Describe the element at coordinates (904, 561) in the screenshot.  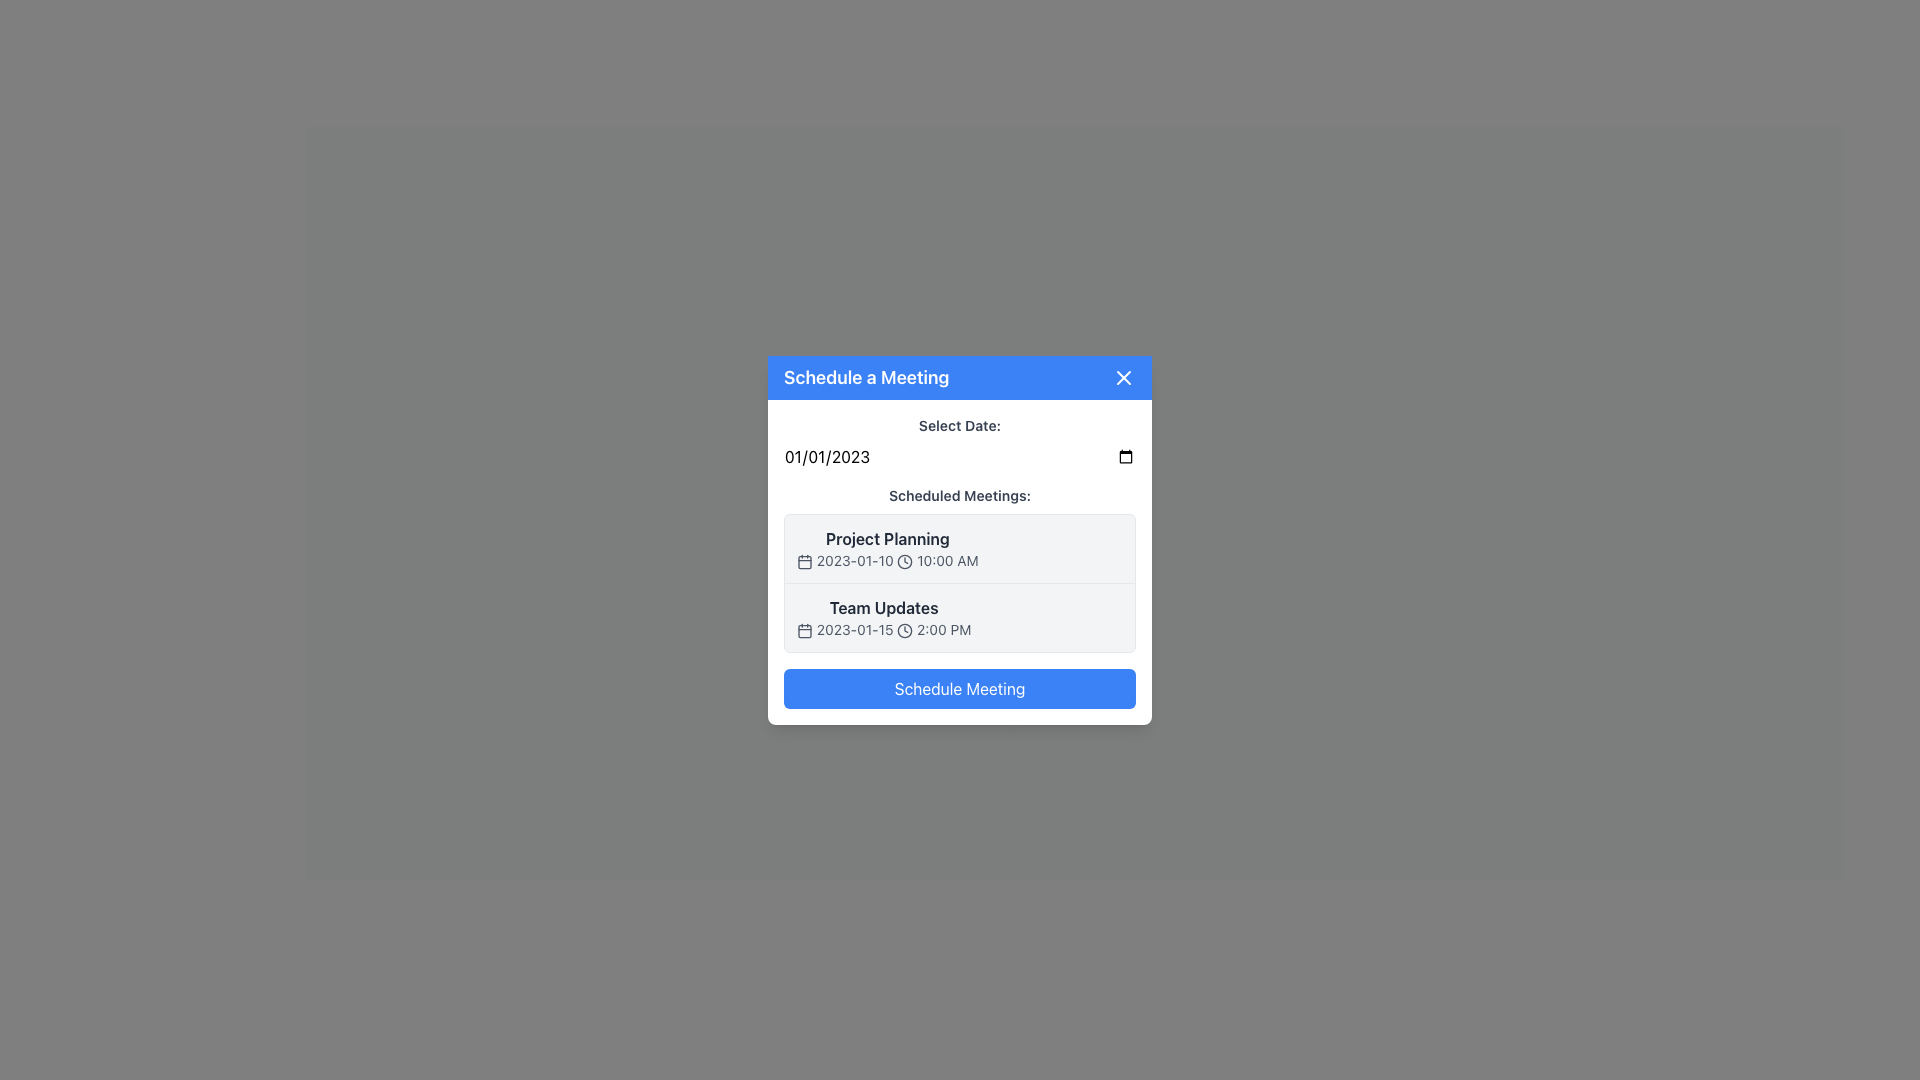
I see `properties of the clock icon SVG graphic located next to '10:00 AM' in the 'Project Planning' row under 'Scheduled Meetings'` at that location.